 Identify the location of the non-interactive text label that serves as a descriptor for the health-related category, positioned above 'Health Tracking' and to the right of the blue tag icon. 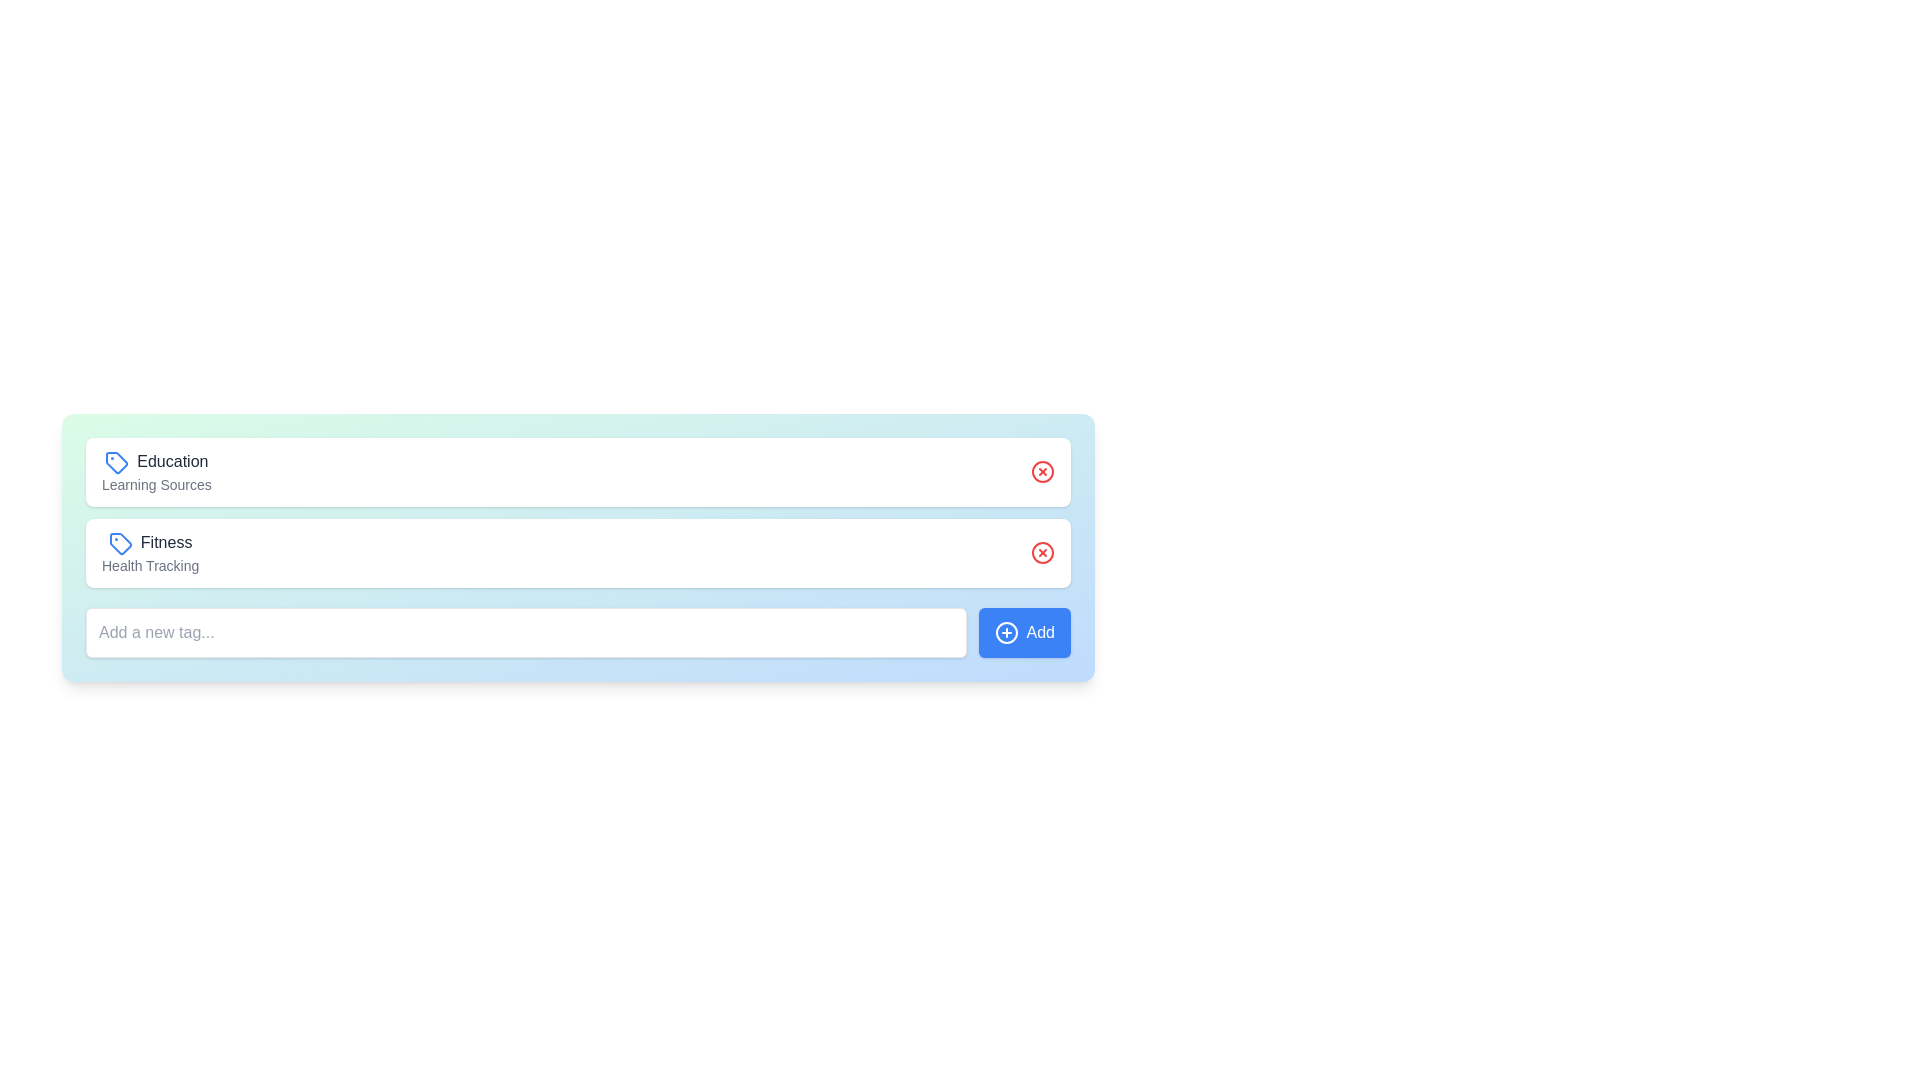
(166, 542).